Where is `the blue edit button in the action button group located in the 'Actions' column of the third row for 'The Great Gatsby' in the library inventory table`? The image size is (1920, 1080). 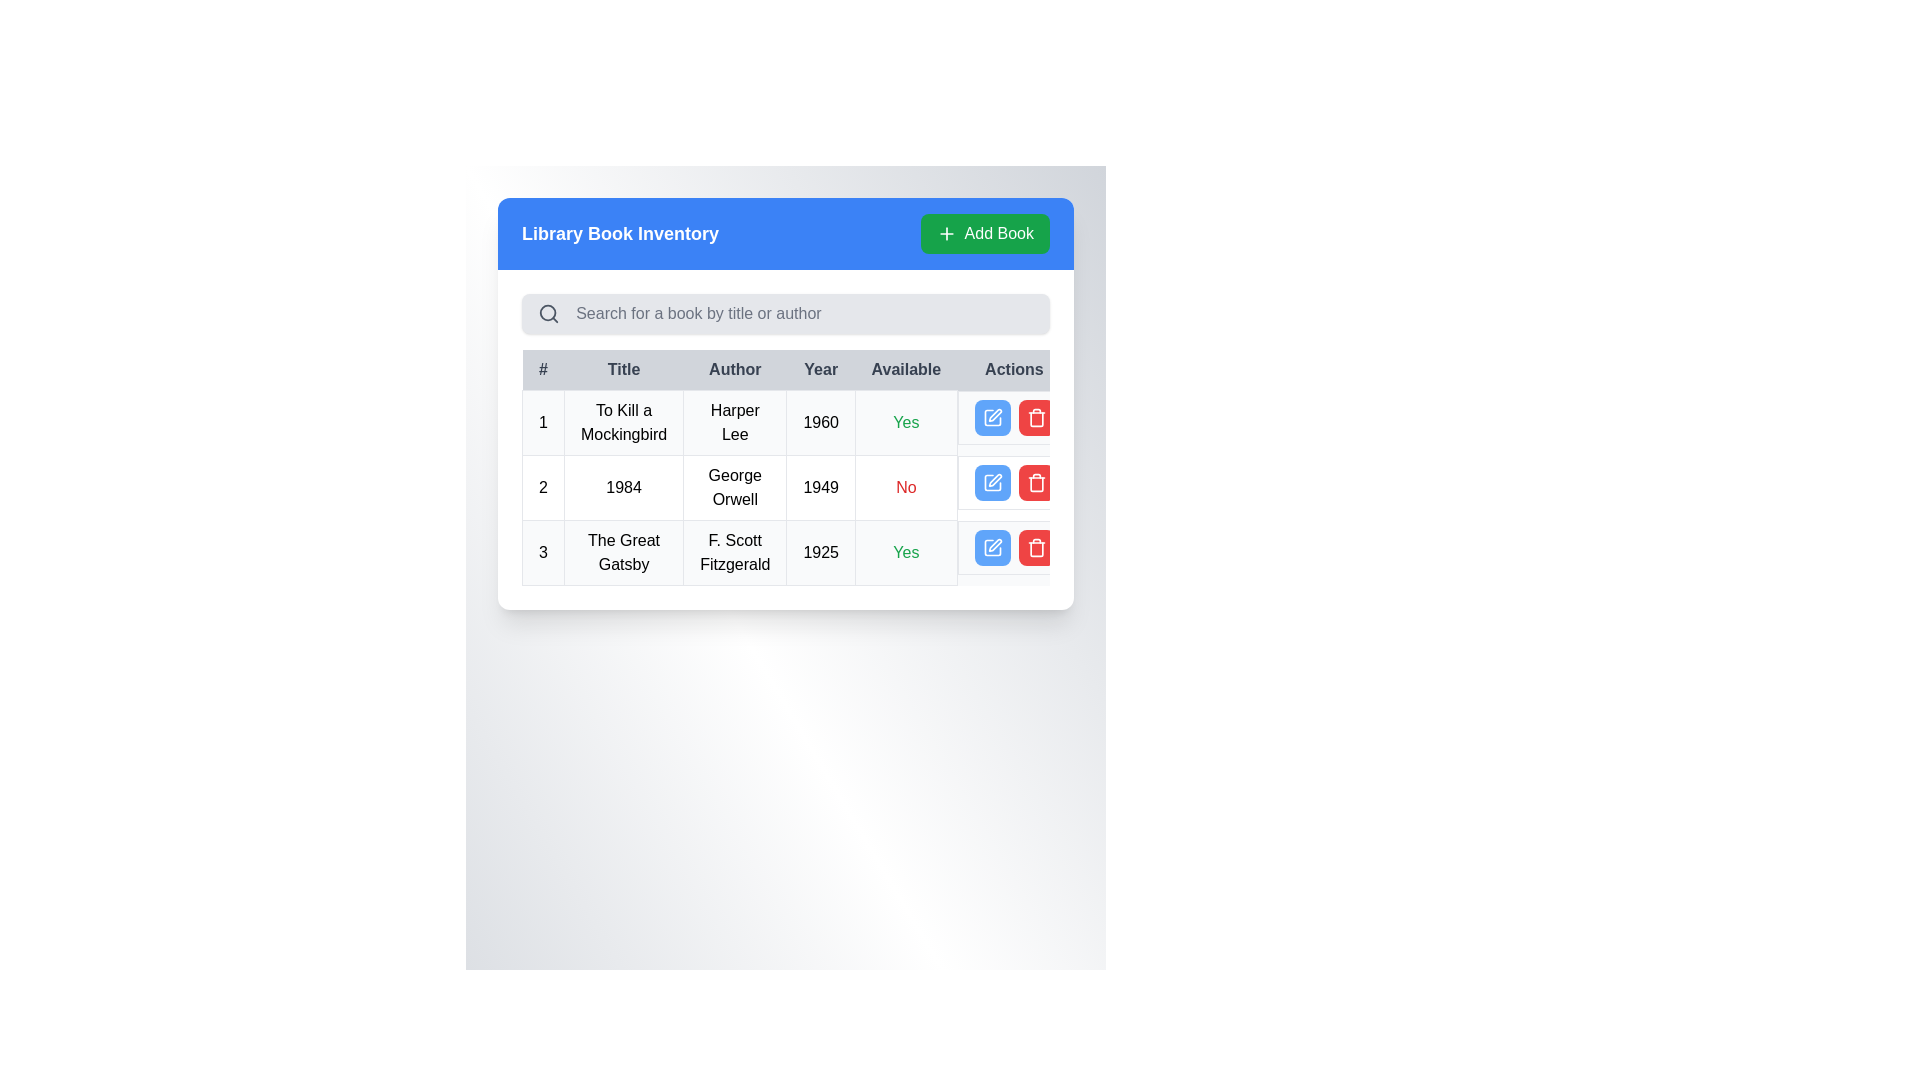
the blue edit button in the action button group located in the 'Actions' column of the third row for 'The Great Gatsby' in the library inventory table is located at coordinates (1014, 547).